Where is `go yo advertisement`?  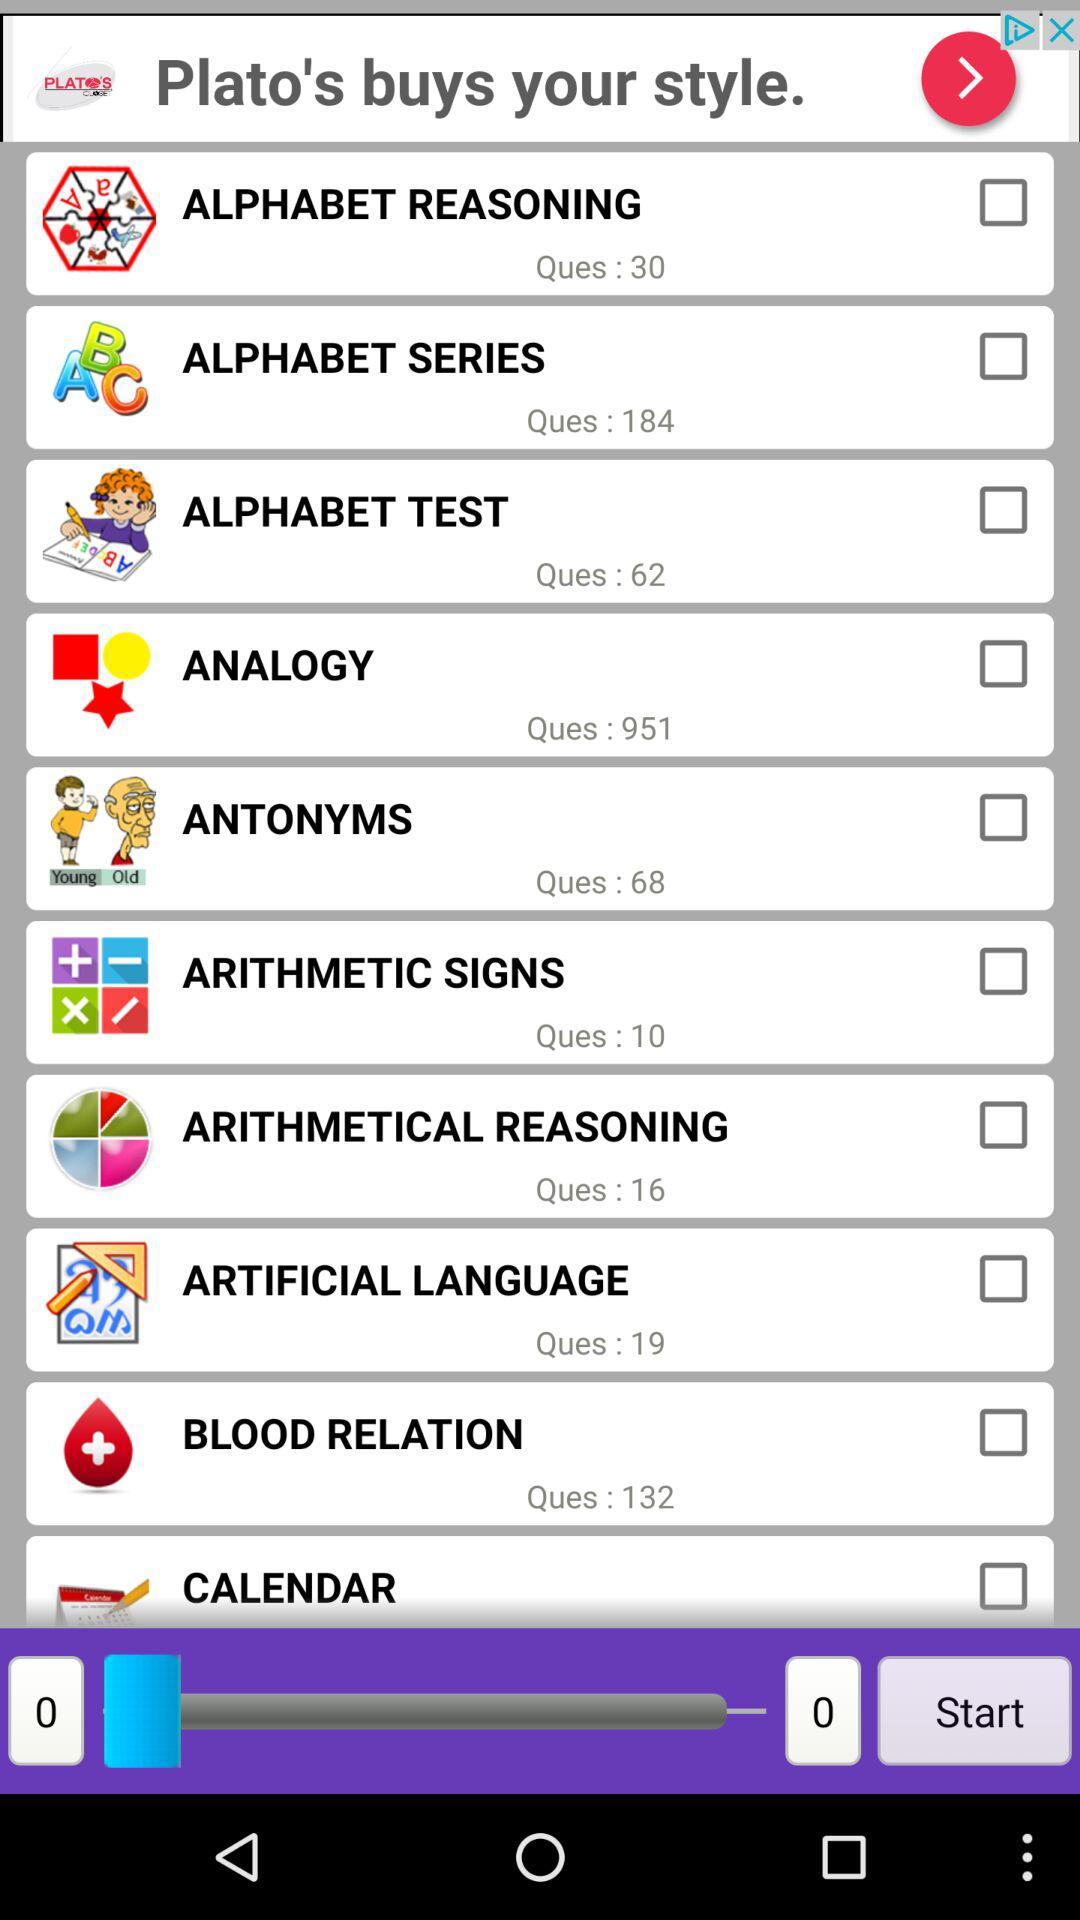 go yo advertisement is located at coordinates (540, 76).